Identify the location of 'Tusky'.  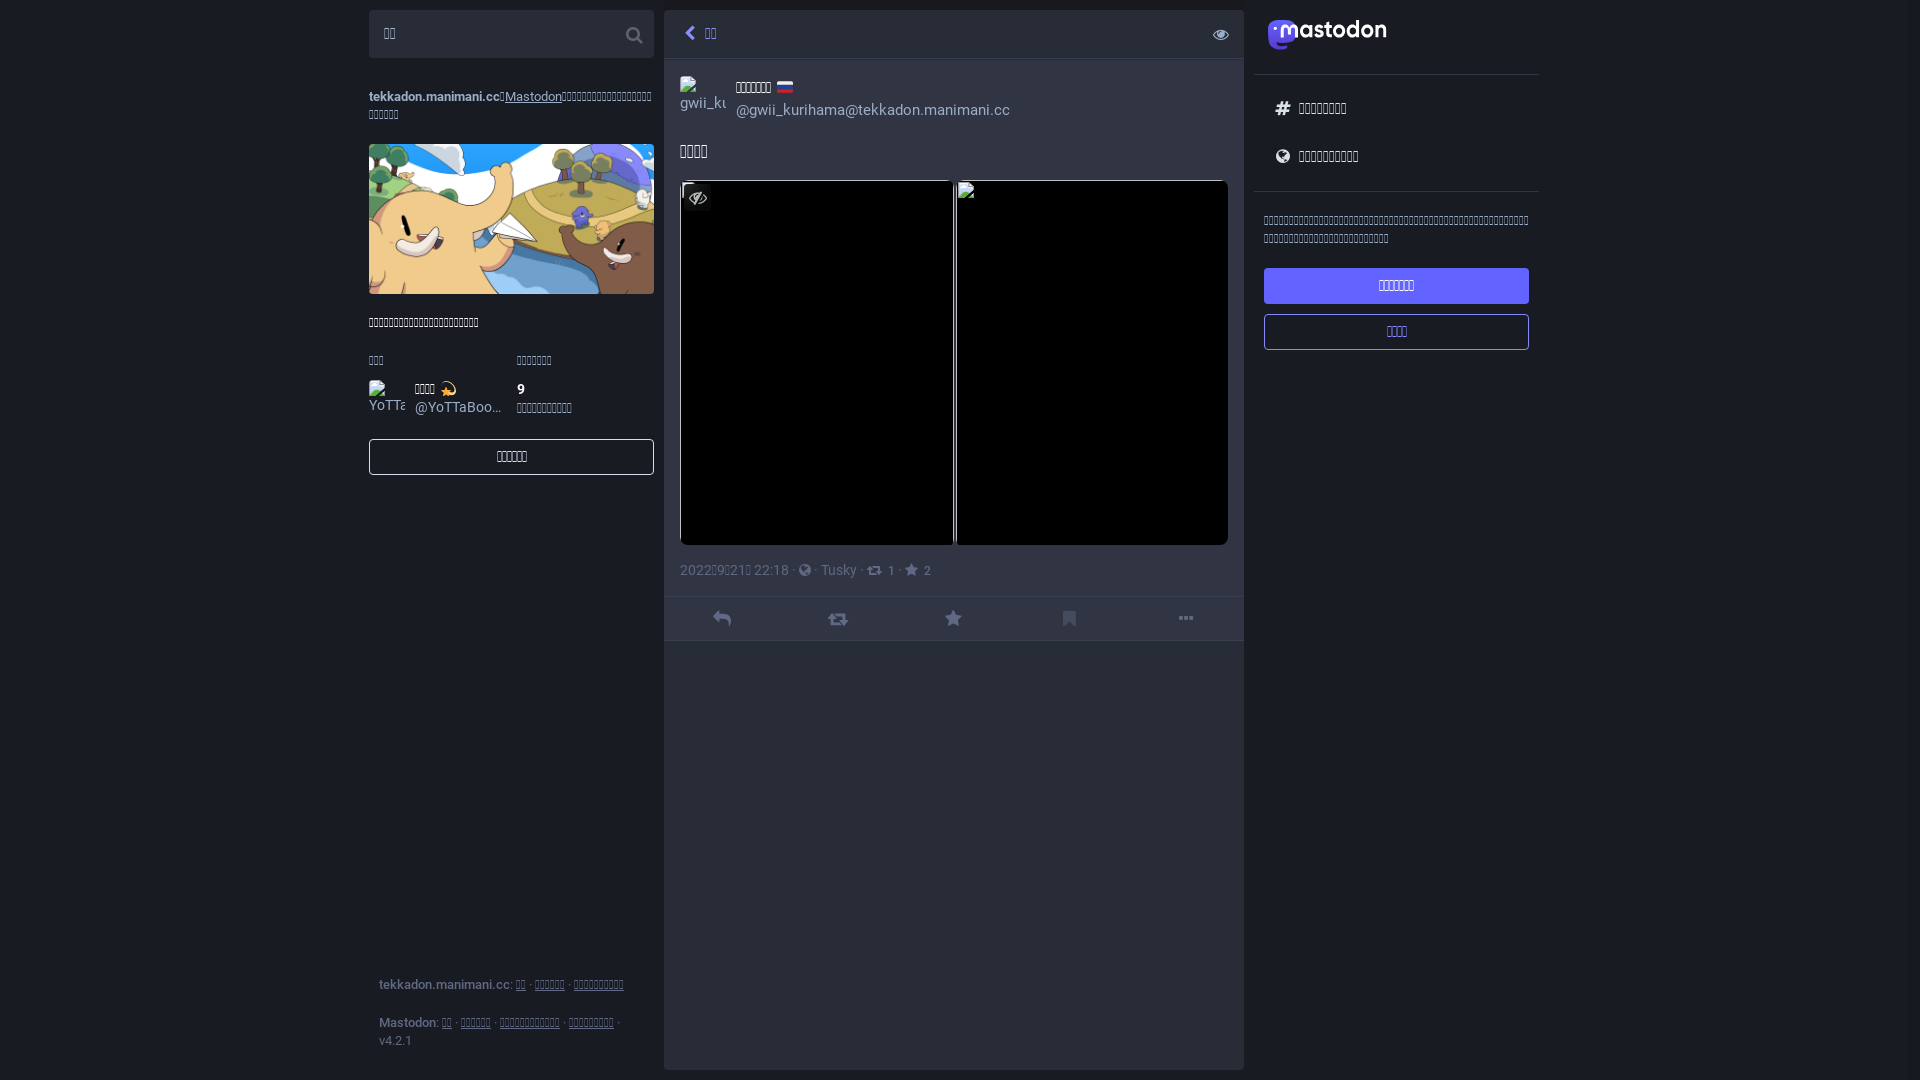
(839, 570).